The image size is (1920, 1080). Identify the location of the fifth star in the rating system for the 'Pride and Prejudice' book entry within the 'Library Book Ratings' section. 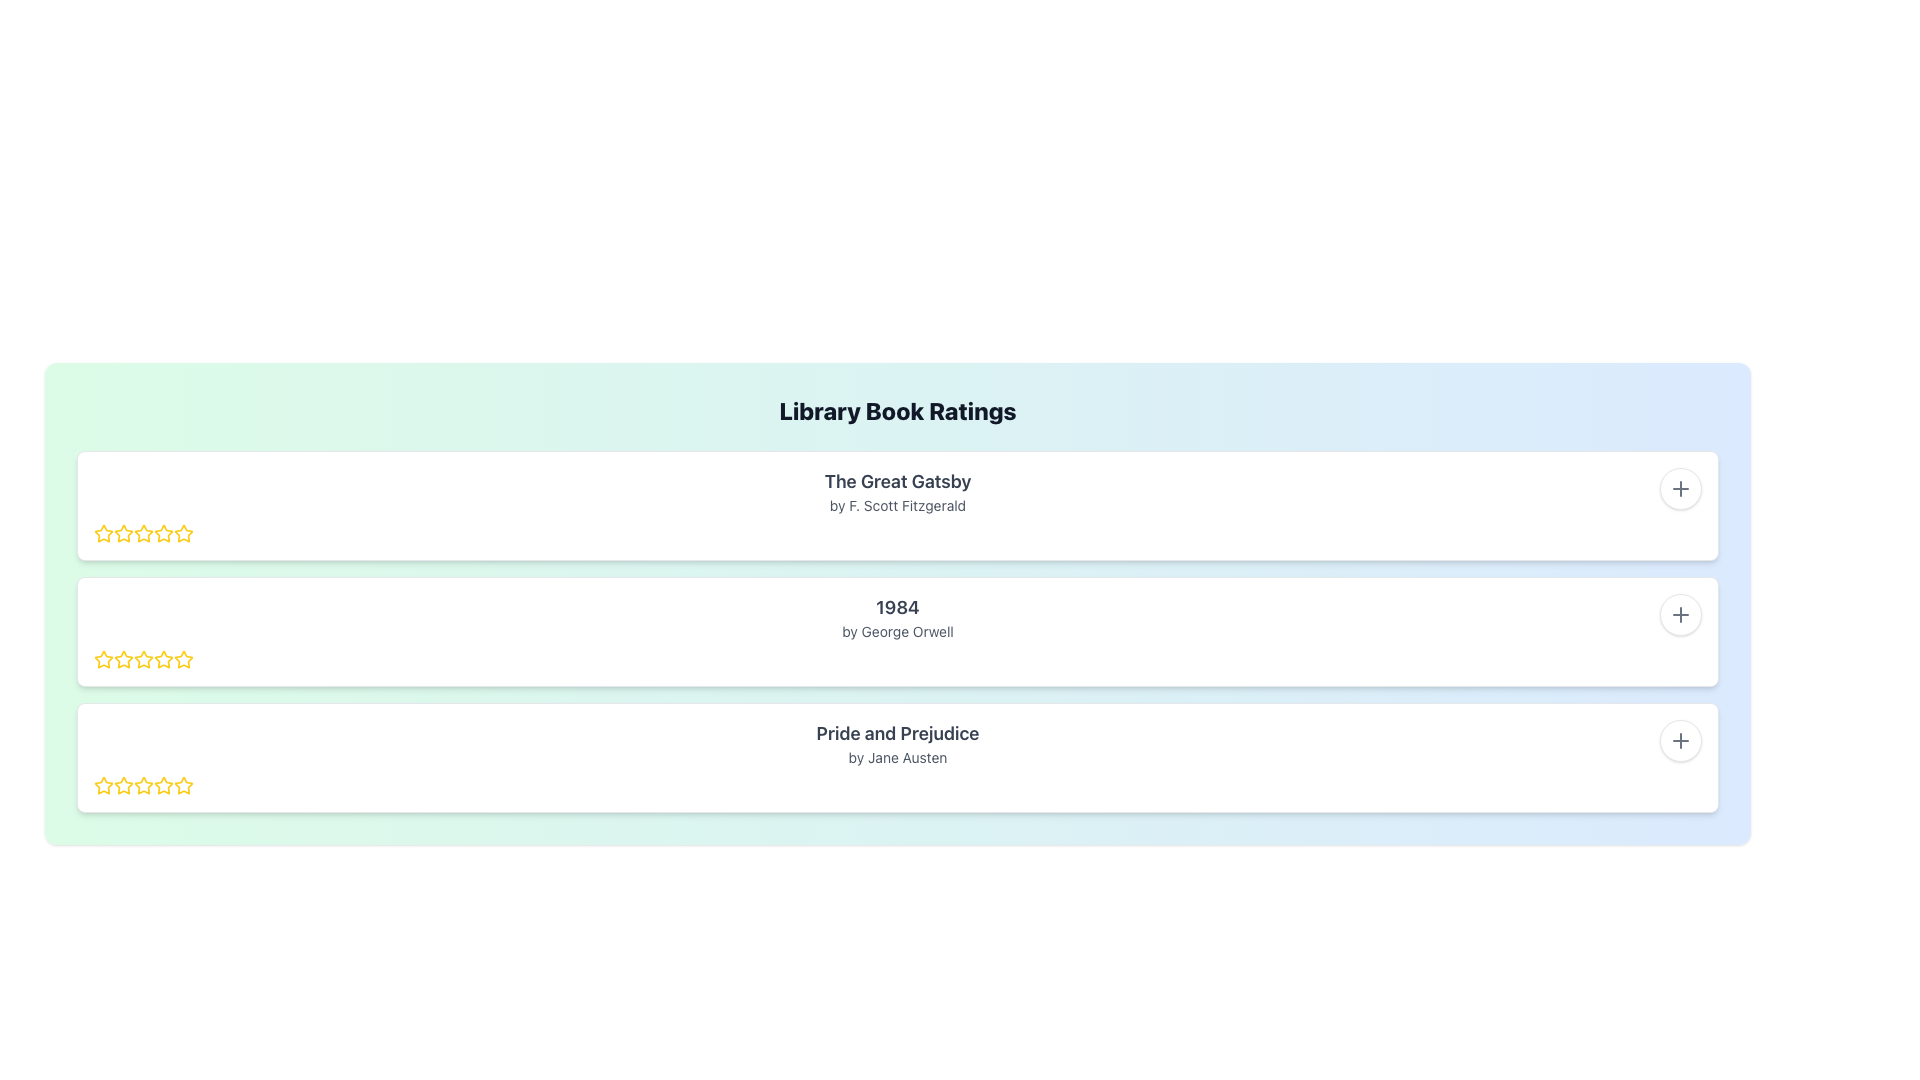
(163, 785).